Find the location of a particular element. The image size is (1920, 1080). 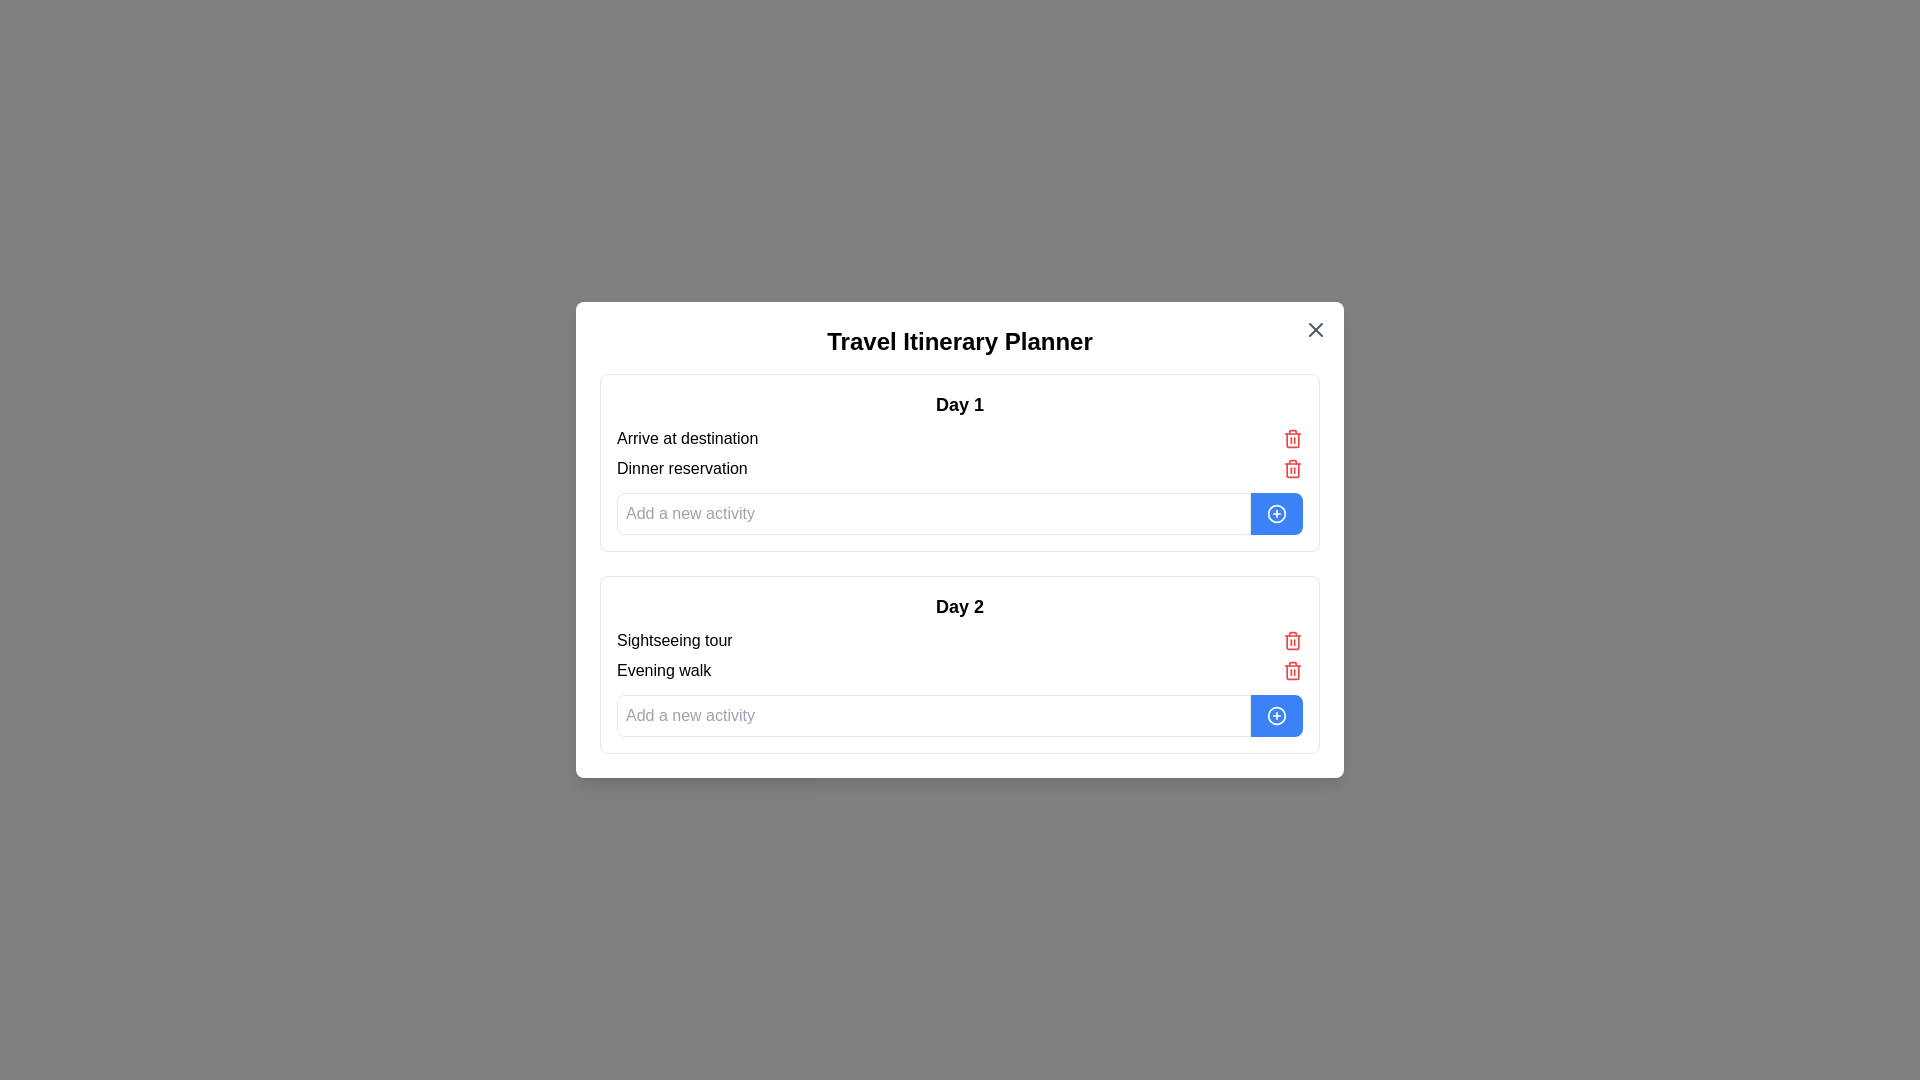

the action button to add a new activity for 'Day 2', located at the right end of the input field labeled 'Add a new activity' is located at coordinates (1275, 715).